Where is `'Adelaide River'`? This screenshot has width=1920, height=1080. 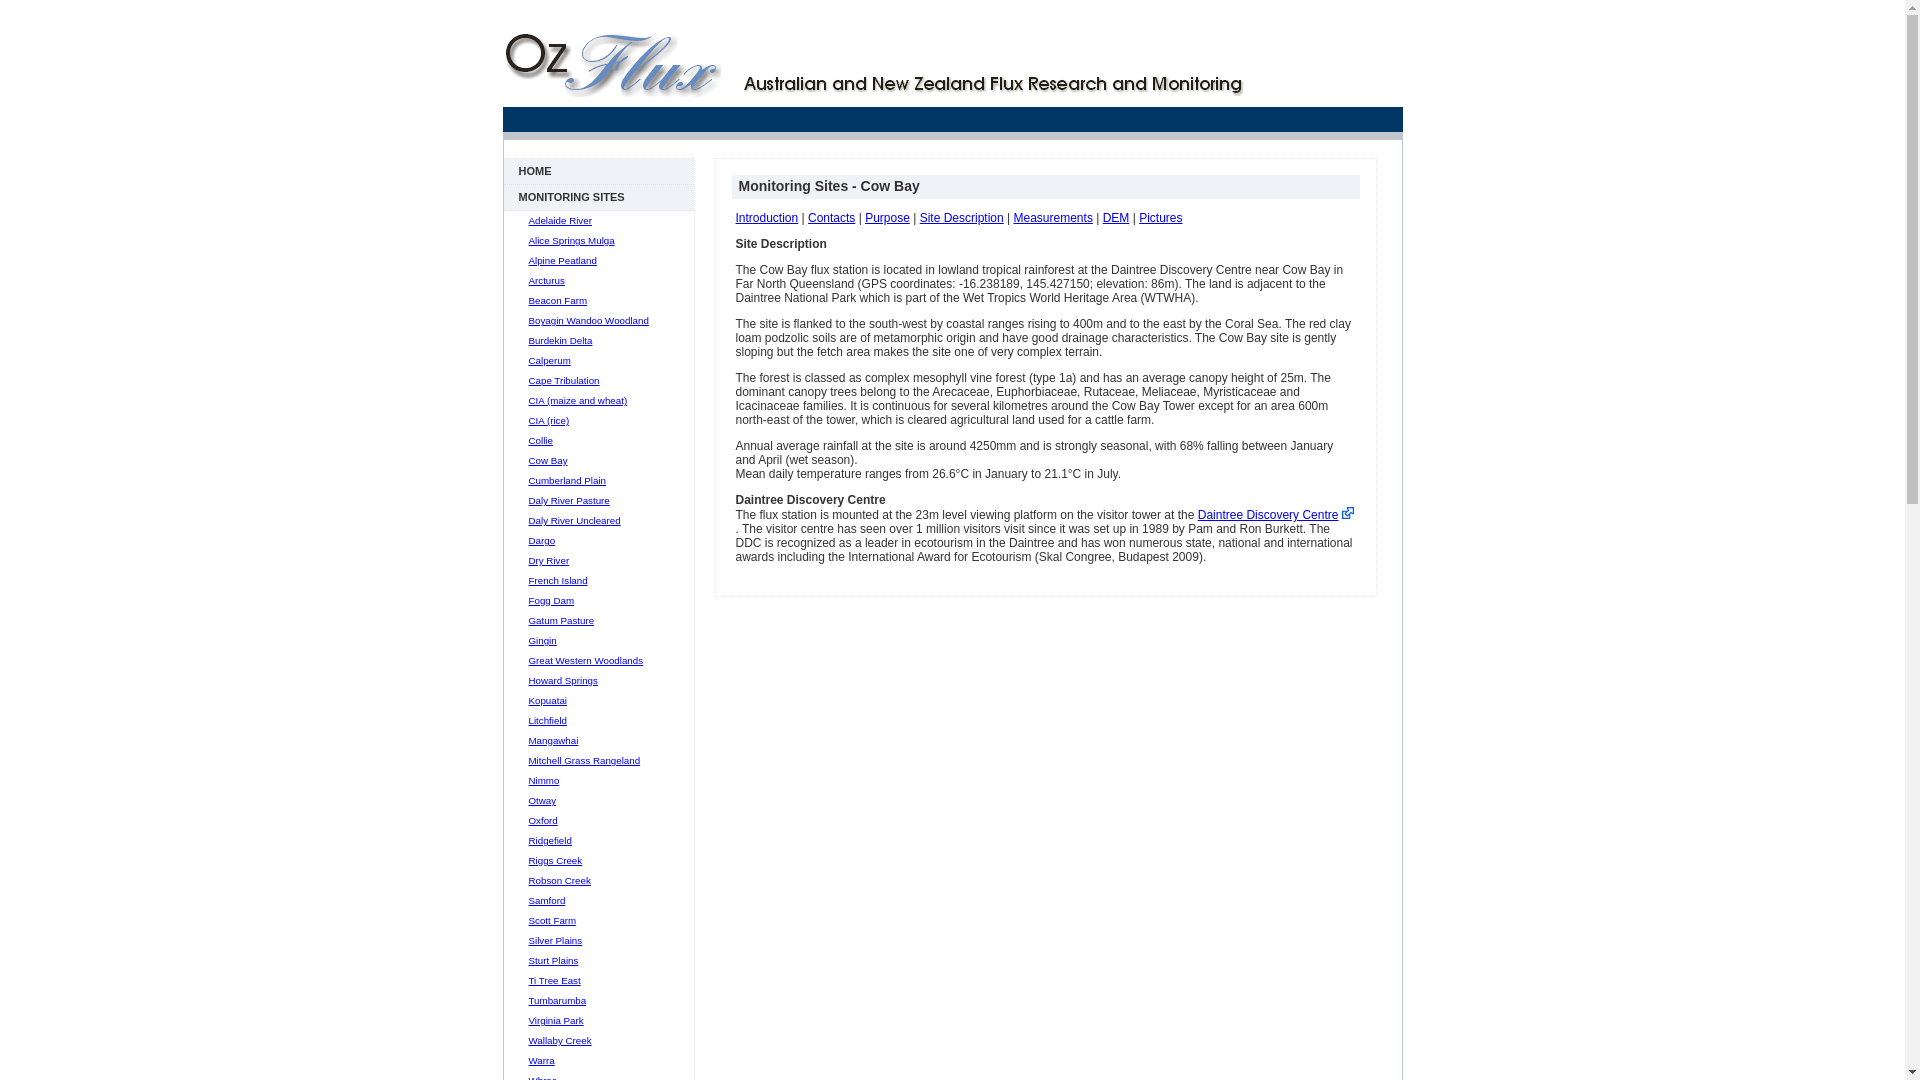
'Adelaide River' is located at coordinates (559, 220).